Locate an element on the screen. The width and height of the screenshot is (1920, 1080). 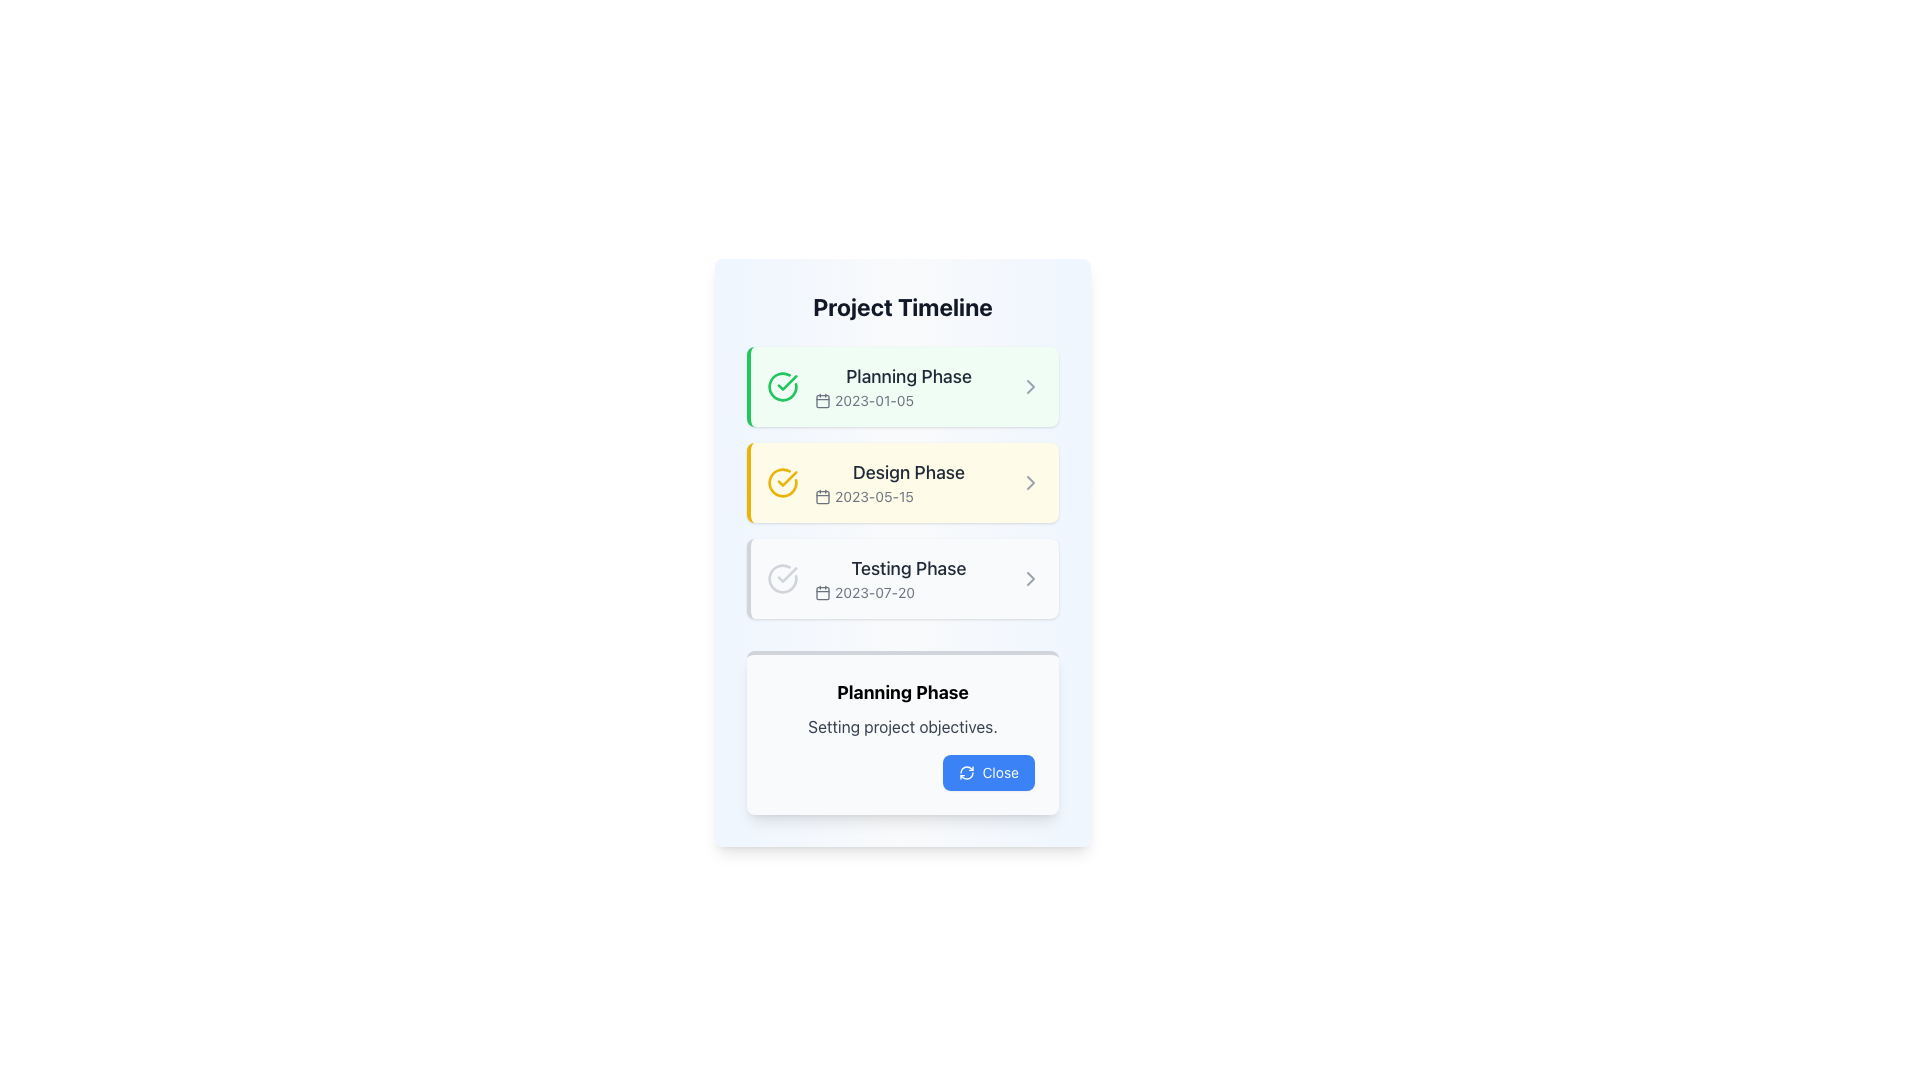
the text label displaying the date '2023-05-15', which is located in the 'Design Phase' section under the 'Project Timeline' title, next to a small calendar icon is located at coordinates (907, 496).